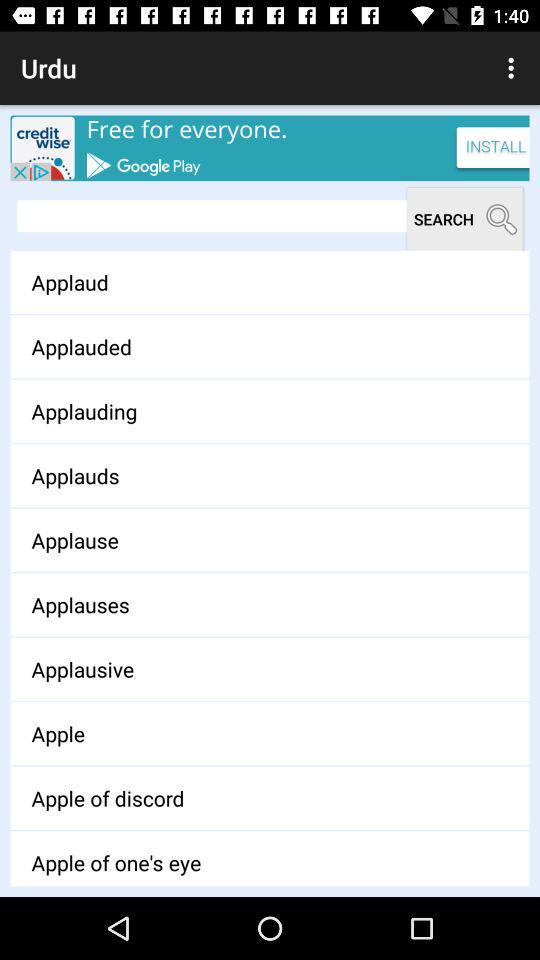 The height and width of the screenshot is (960, 540). I want to click on advertisement, so click(270, 147).